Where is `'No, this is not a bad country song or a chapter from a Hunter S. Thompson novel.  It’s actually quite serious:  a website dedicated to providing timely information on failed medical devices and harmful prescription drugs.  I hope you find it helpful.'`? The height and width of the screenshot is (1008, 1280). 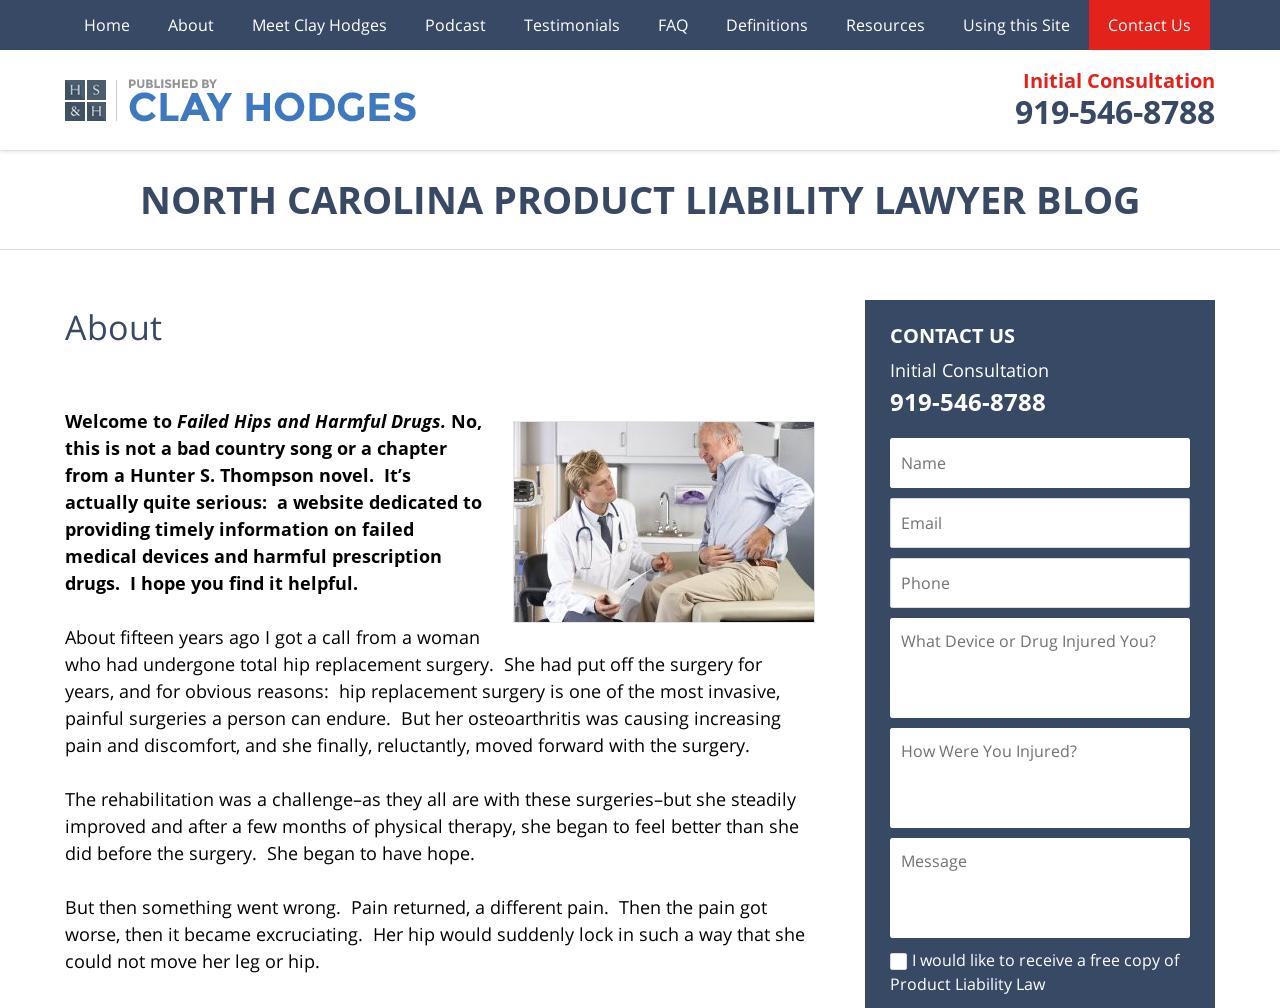
'No, this is not a bad country song or a chapter from a Hunter S. Thompson novel.  It’s actually quite serious:  a website dedicated to providing timely information on failed medical devices and harmful prescription drugs.  I hope you find it helpful.' is located at coordinates (272, 501).